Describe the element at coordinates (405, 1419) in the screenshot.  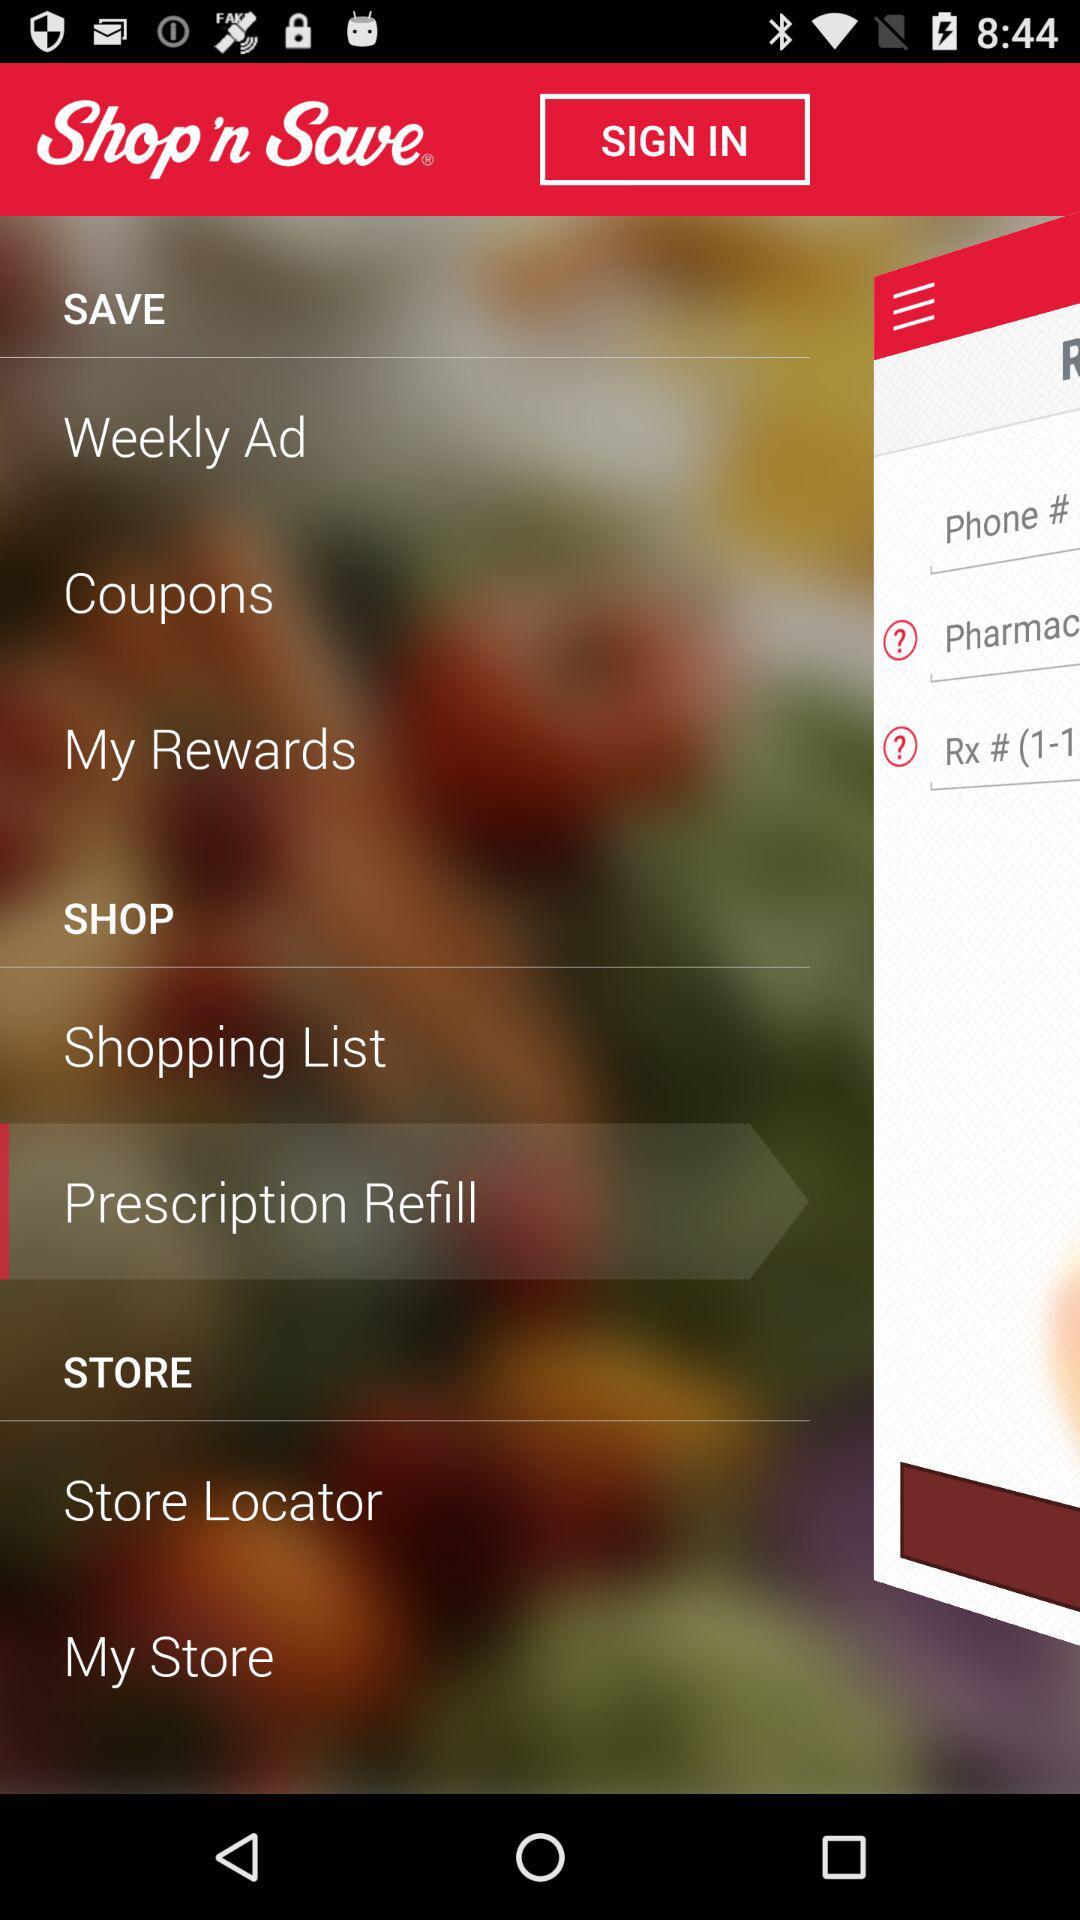
I see `item below the store icon` at that location.